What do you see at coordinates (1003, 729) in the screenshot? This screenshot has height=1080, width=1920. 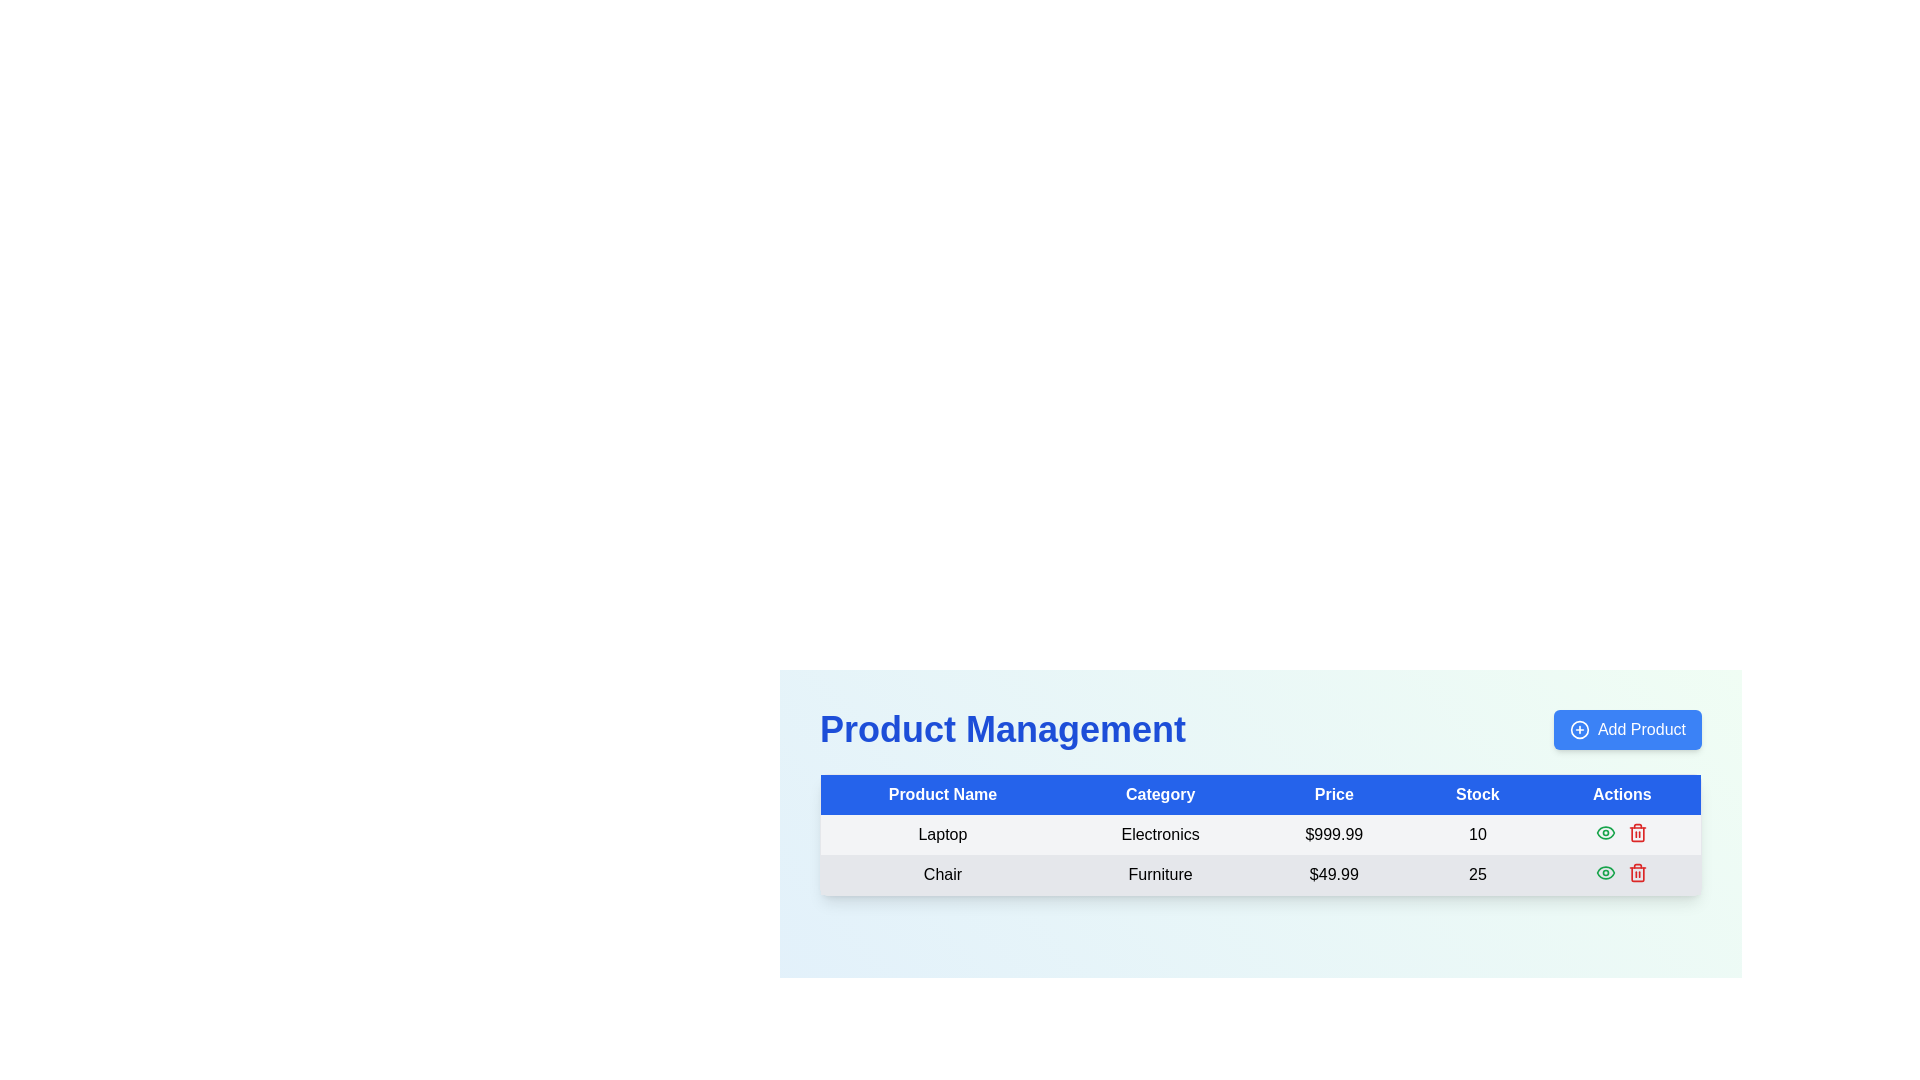 I see `the large, bold, blue text label reading 'Product Management' if it is accessible` at bounding box center [1003, 729].